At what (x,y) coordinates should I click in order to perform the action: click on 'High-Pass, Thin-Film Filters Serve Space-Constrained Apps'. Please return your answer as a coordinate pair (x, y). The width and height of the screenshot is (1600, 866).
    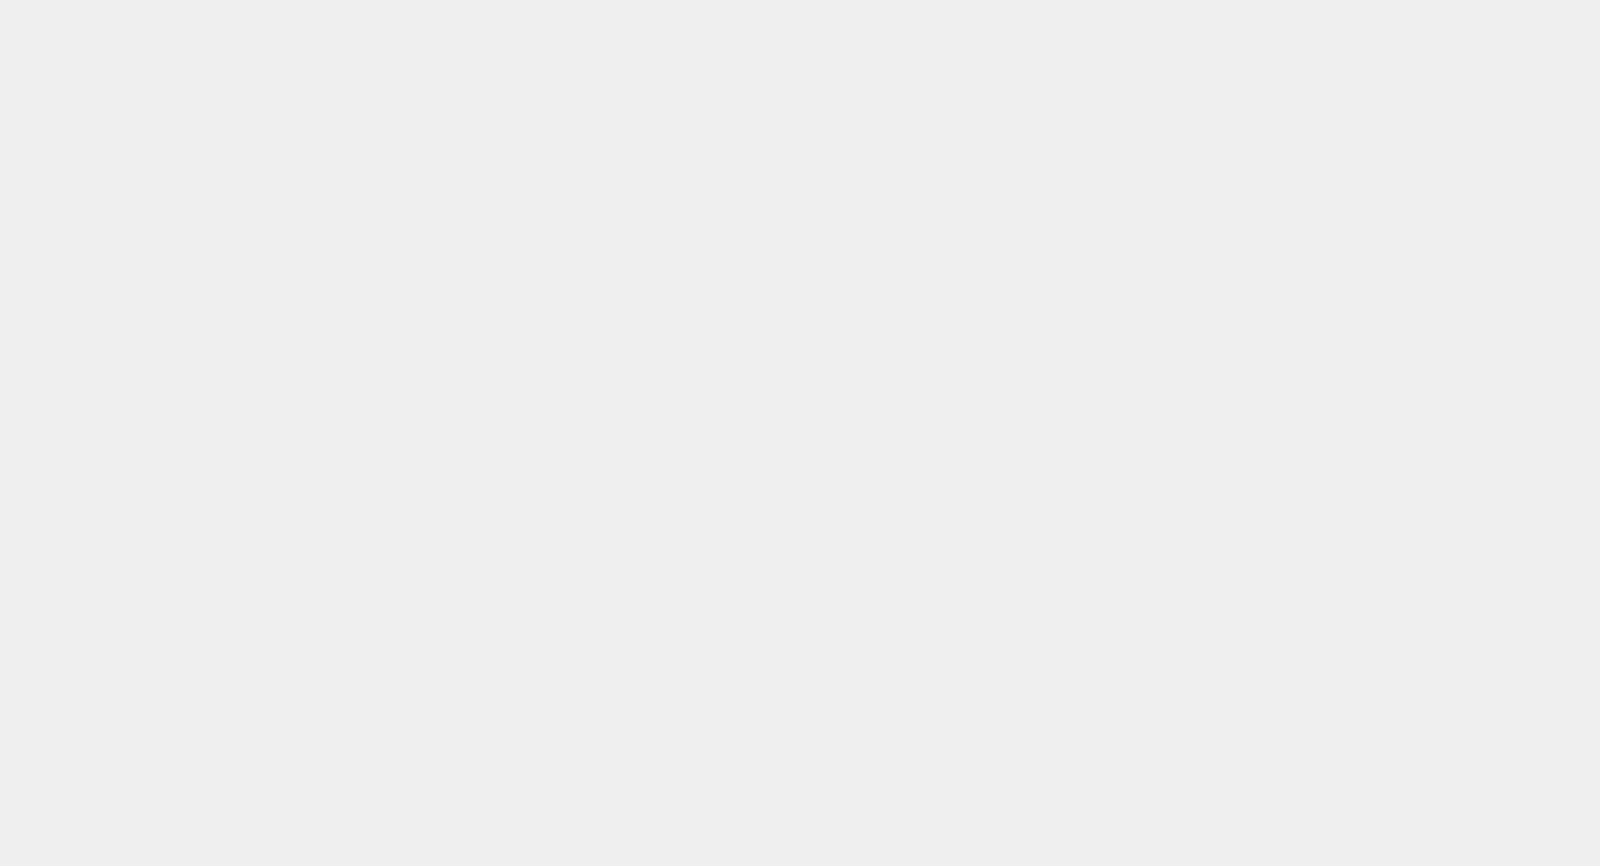
    Looking at the image, I should click on (1178, 282).